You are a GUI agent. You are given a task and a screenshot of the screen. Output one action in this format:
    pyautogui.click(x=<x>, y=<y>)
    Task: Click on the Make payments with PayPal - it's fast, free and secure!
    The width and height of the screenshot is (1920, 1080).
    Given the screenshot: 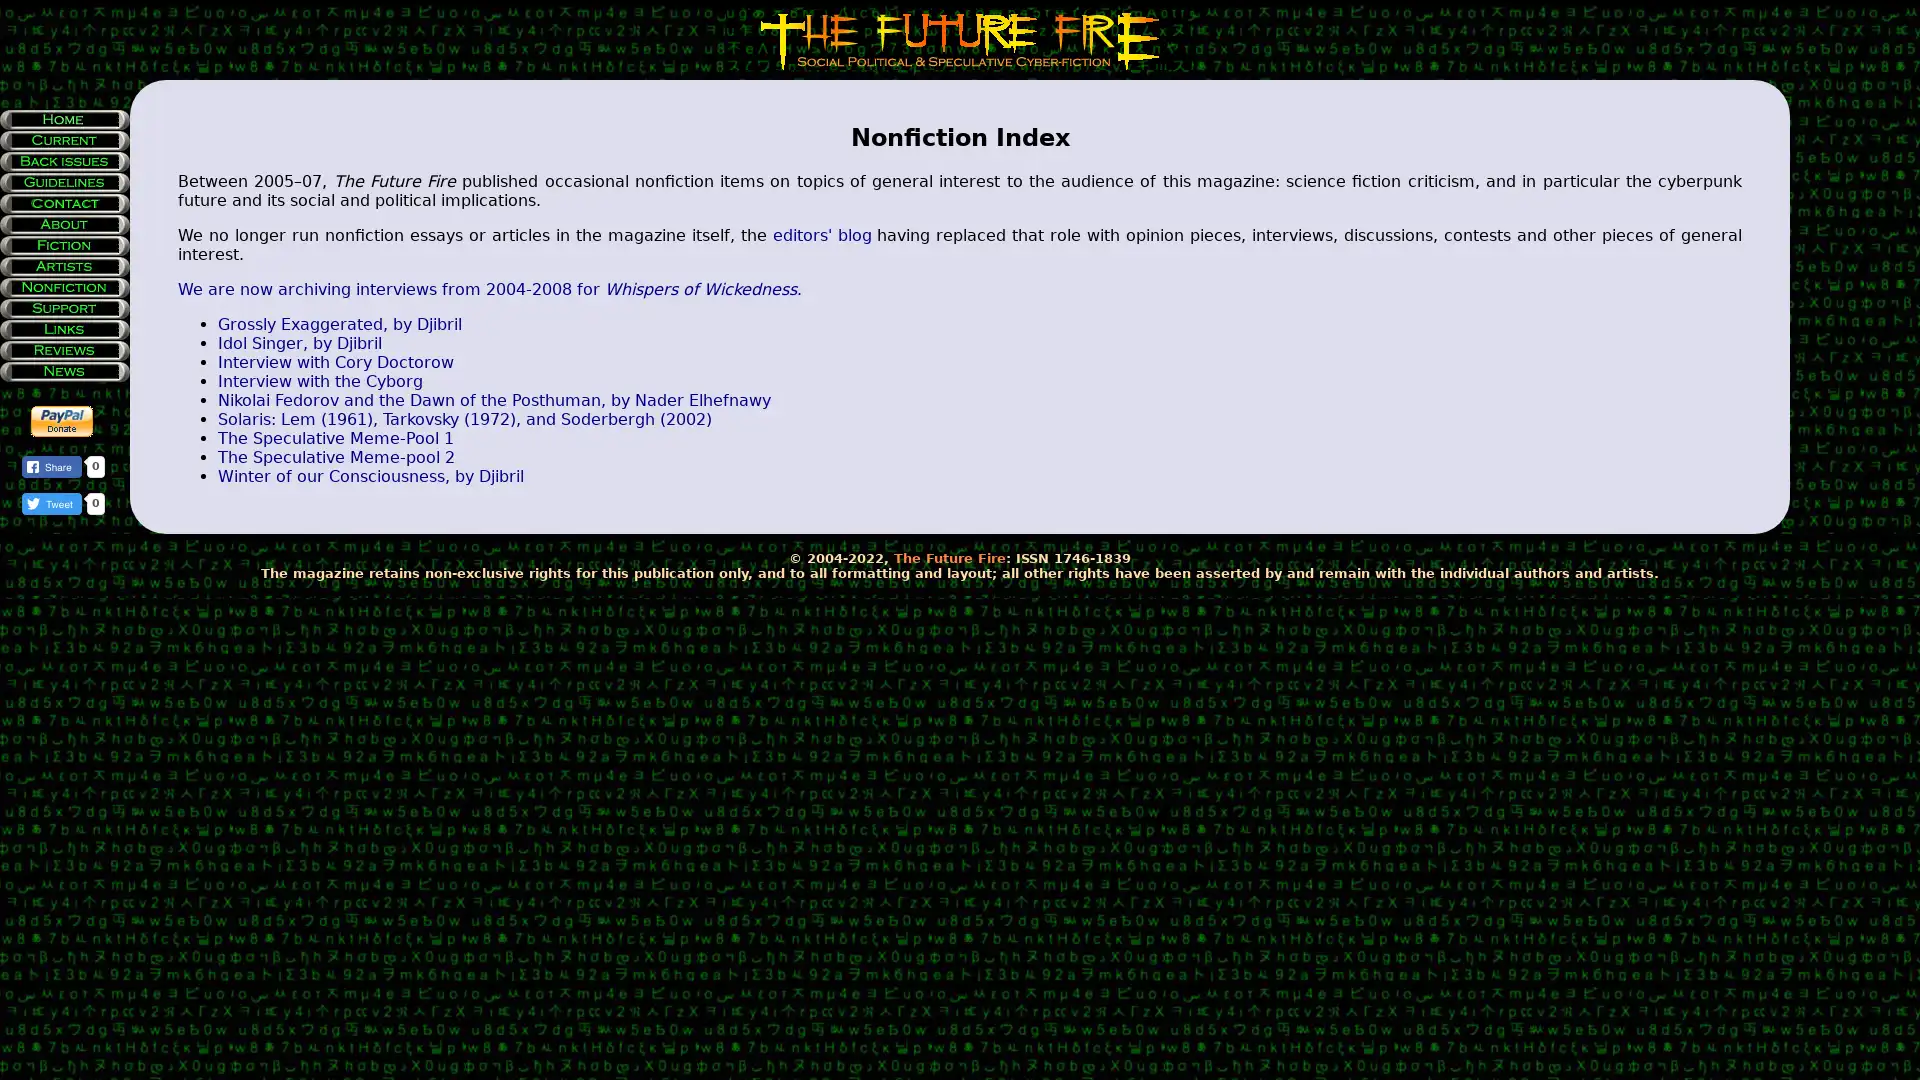 What is the action you would take?
    pyautogui.click(x=62, y=420)
    